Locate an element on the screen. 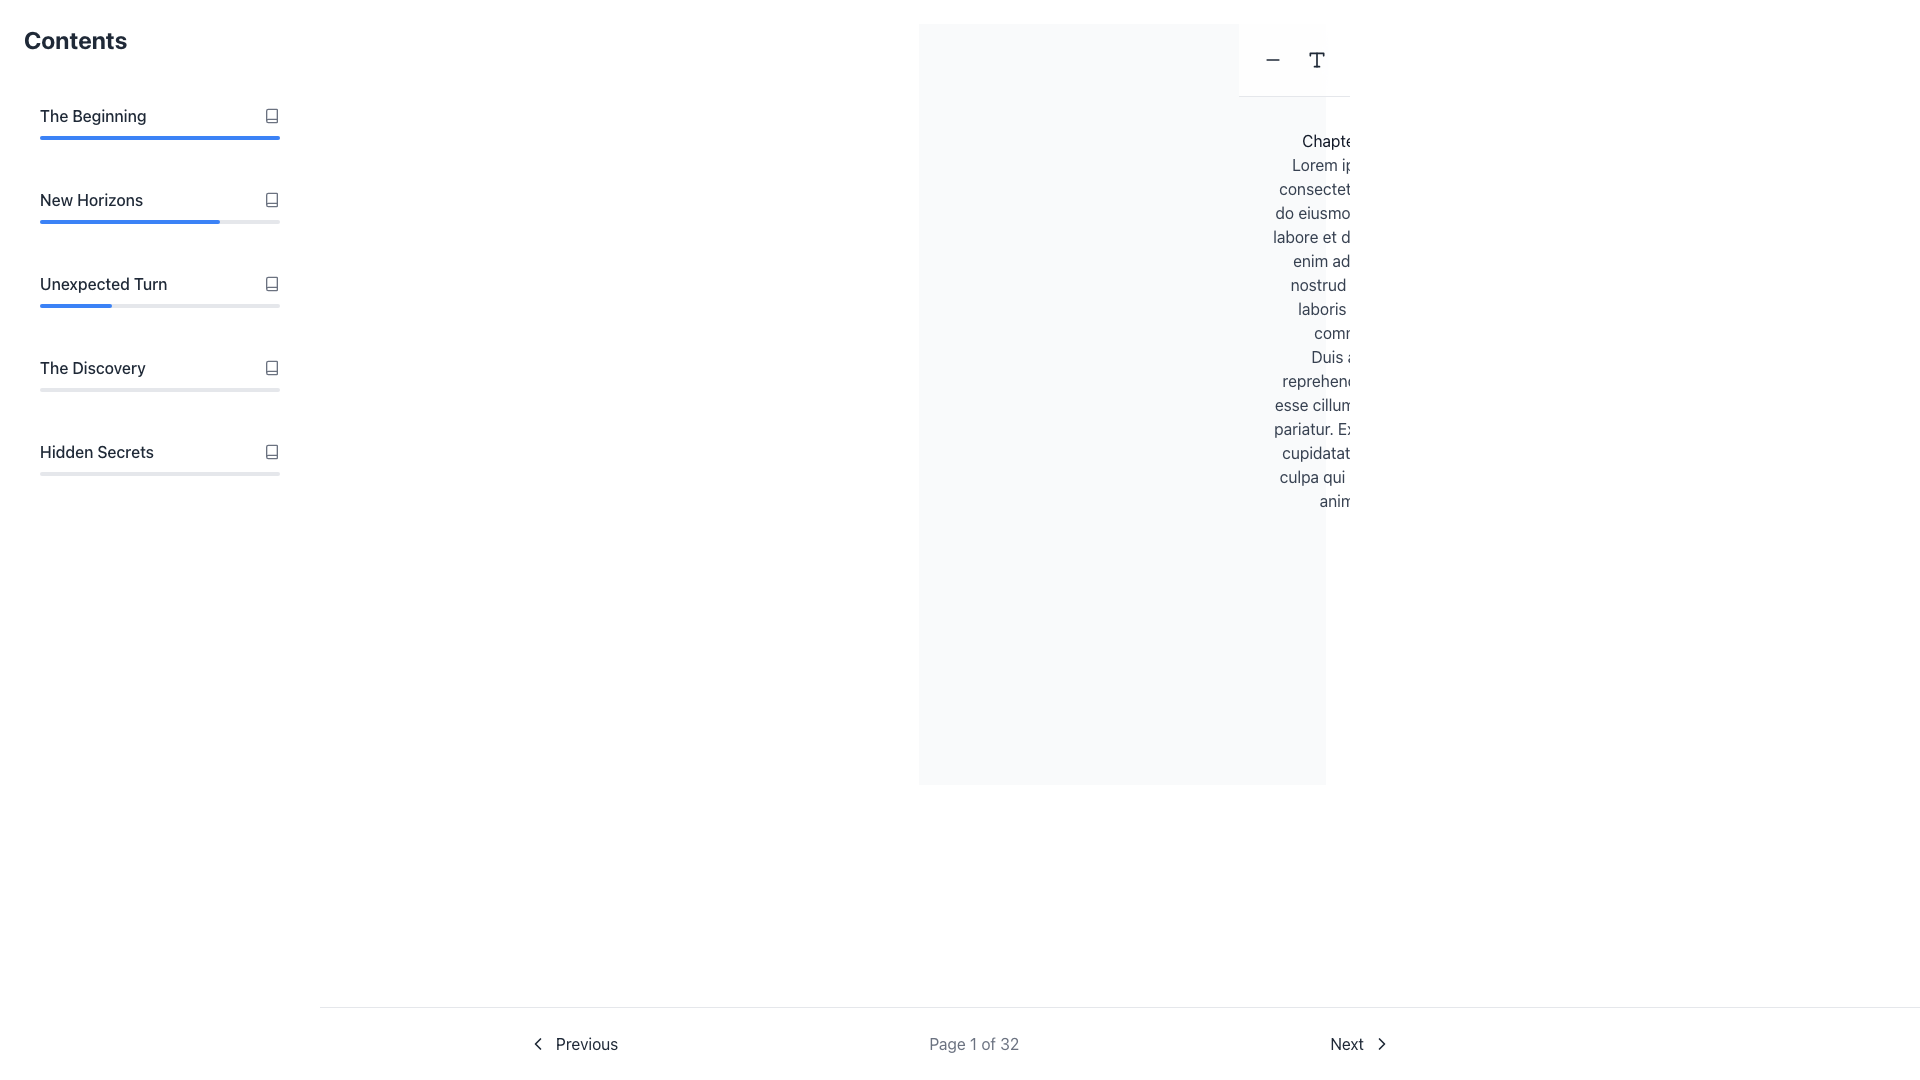 This screenshot has height=1080, width=1920. the fifth List Item in the 'Contents' section is located at coordinates (158, 458).